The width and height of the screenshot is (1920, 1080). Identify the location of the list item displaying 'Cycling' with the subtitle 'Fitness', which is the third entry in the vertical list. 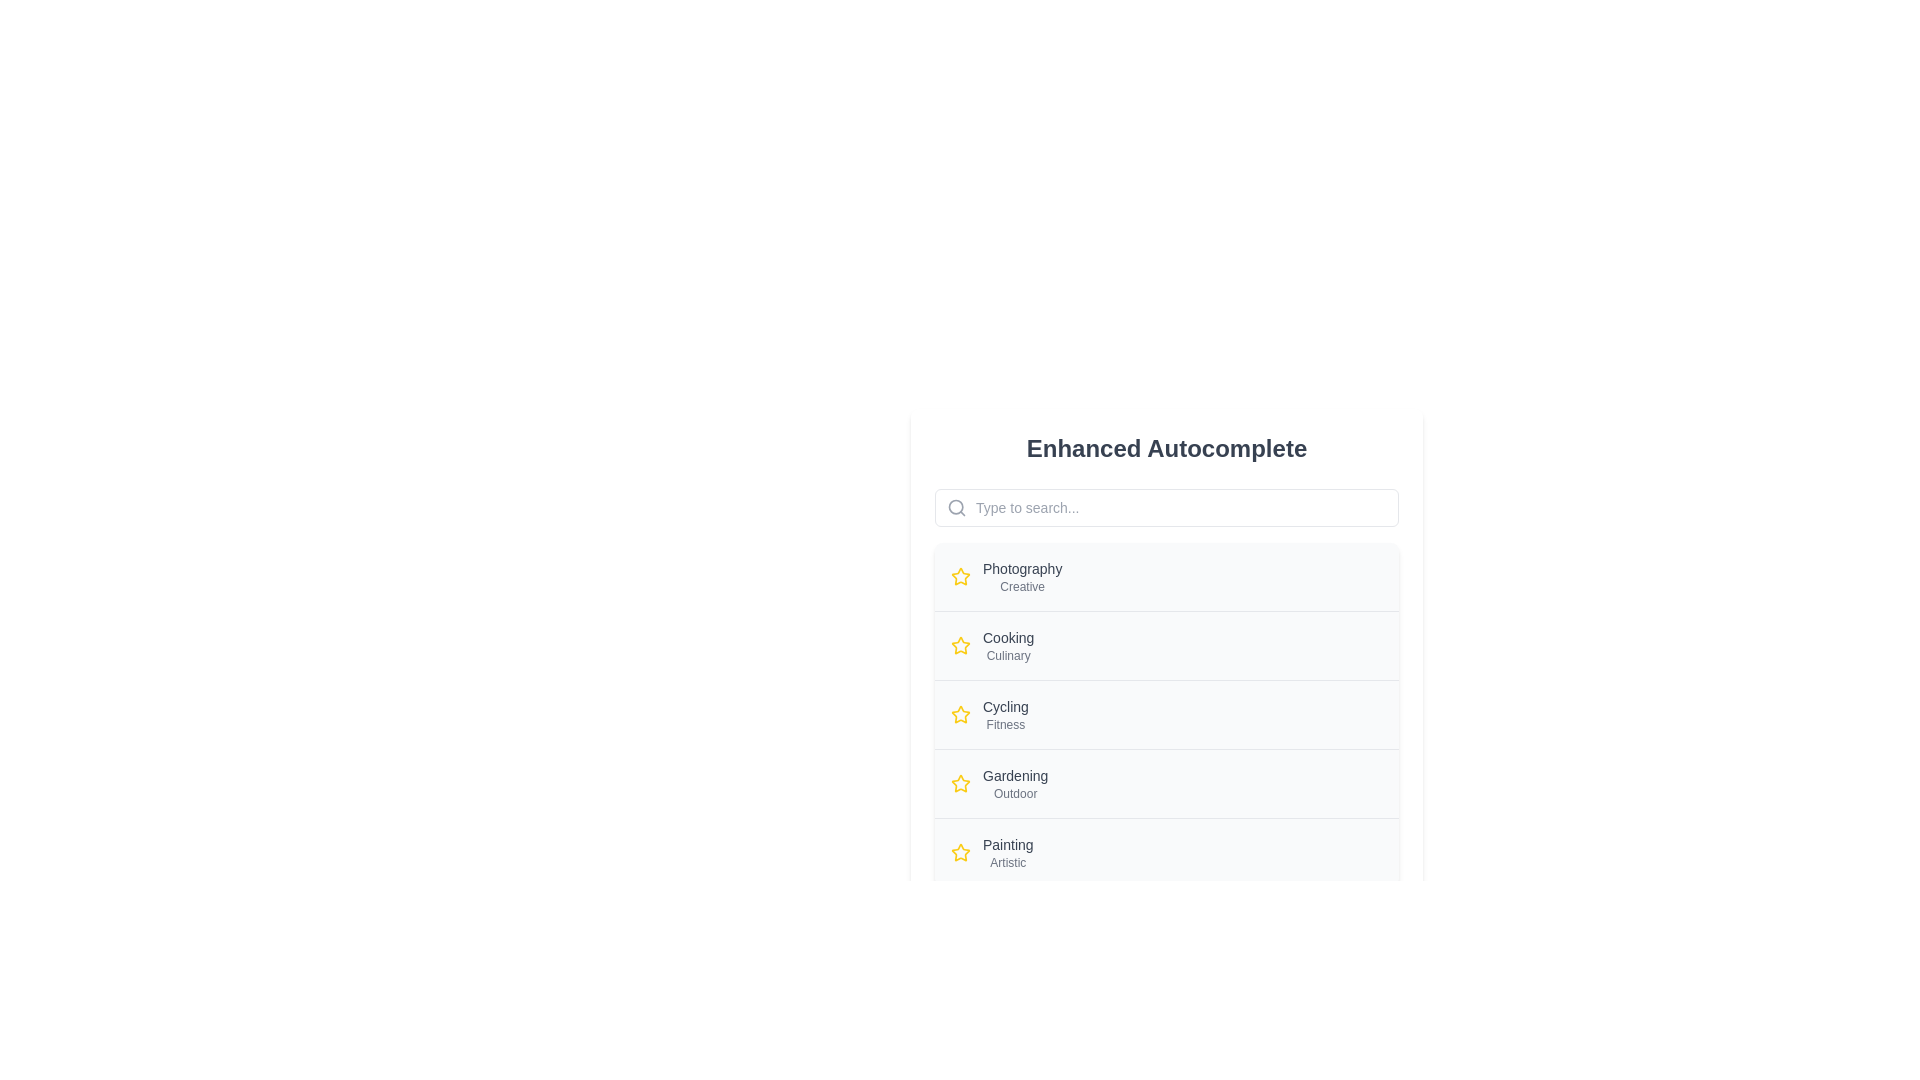
(1166, 712).